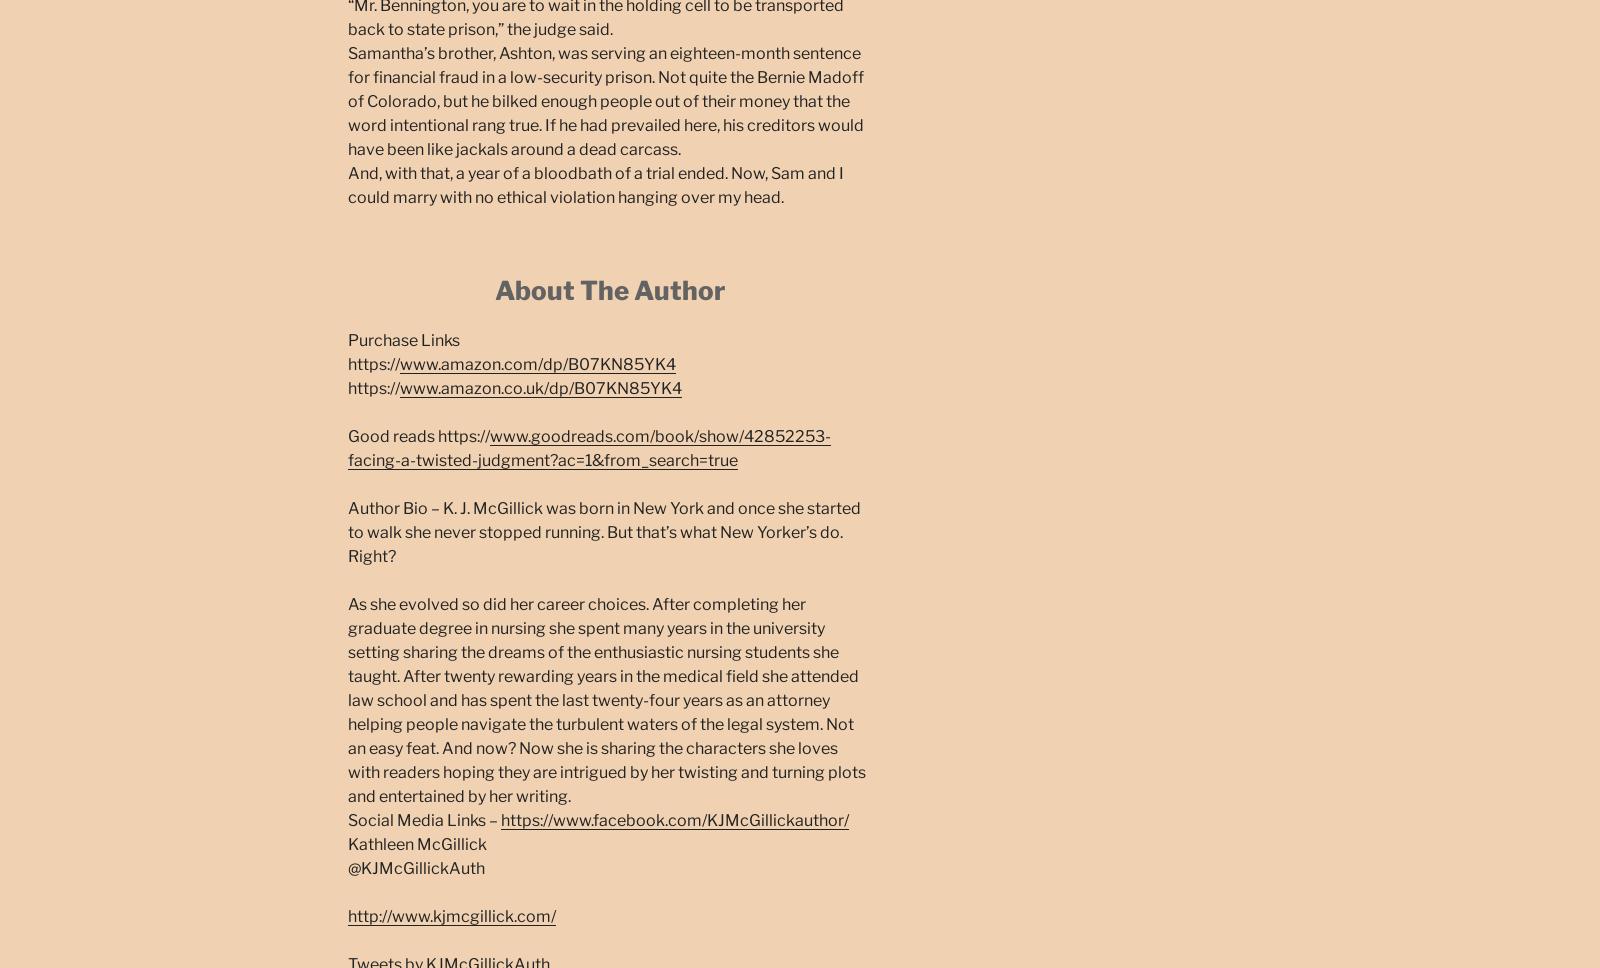 The image size is (1600, 968). Describe the element at coordinates (348, 530) in the screenshot. I see `'Author Bio – K. J. McGillick was born in New York and once she started to walk she never stopped running. But that’s what New Yorker’s do. Right?'` at that location.